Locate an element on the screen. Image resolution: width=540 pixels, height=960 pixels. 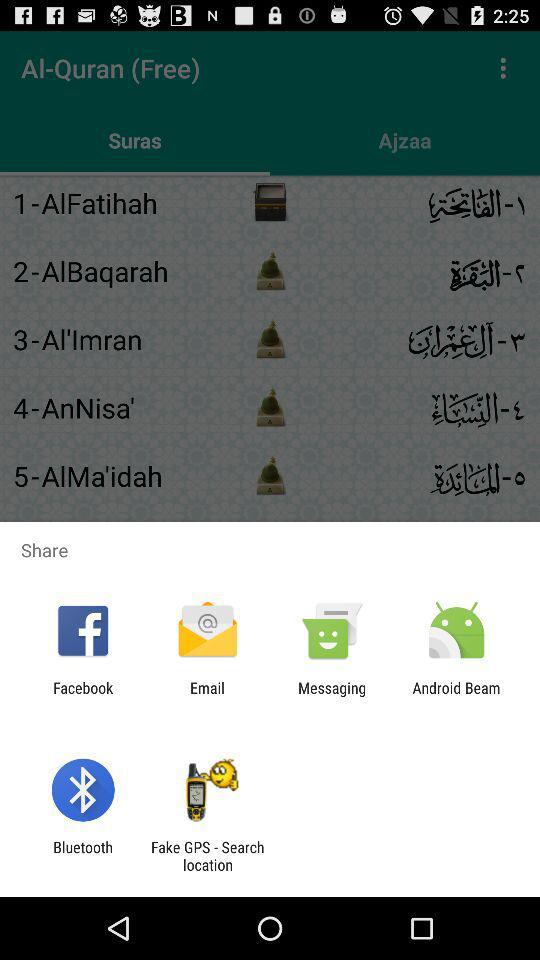
the messaging item is located at coordinates (332, 696).